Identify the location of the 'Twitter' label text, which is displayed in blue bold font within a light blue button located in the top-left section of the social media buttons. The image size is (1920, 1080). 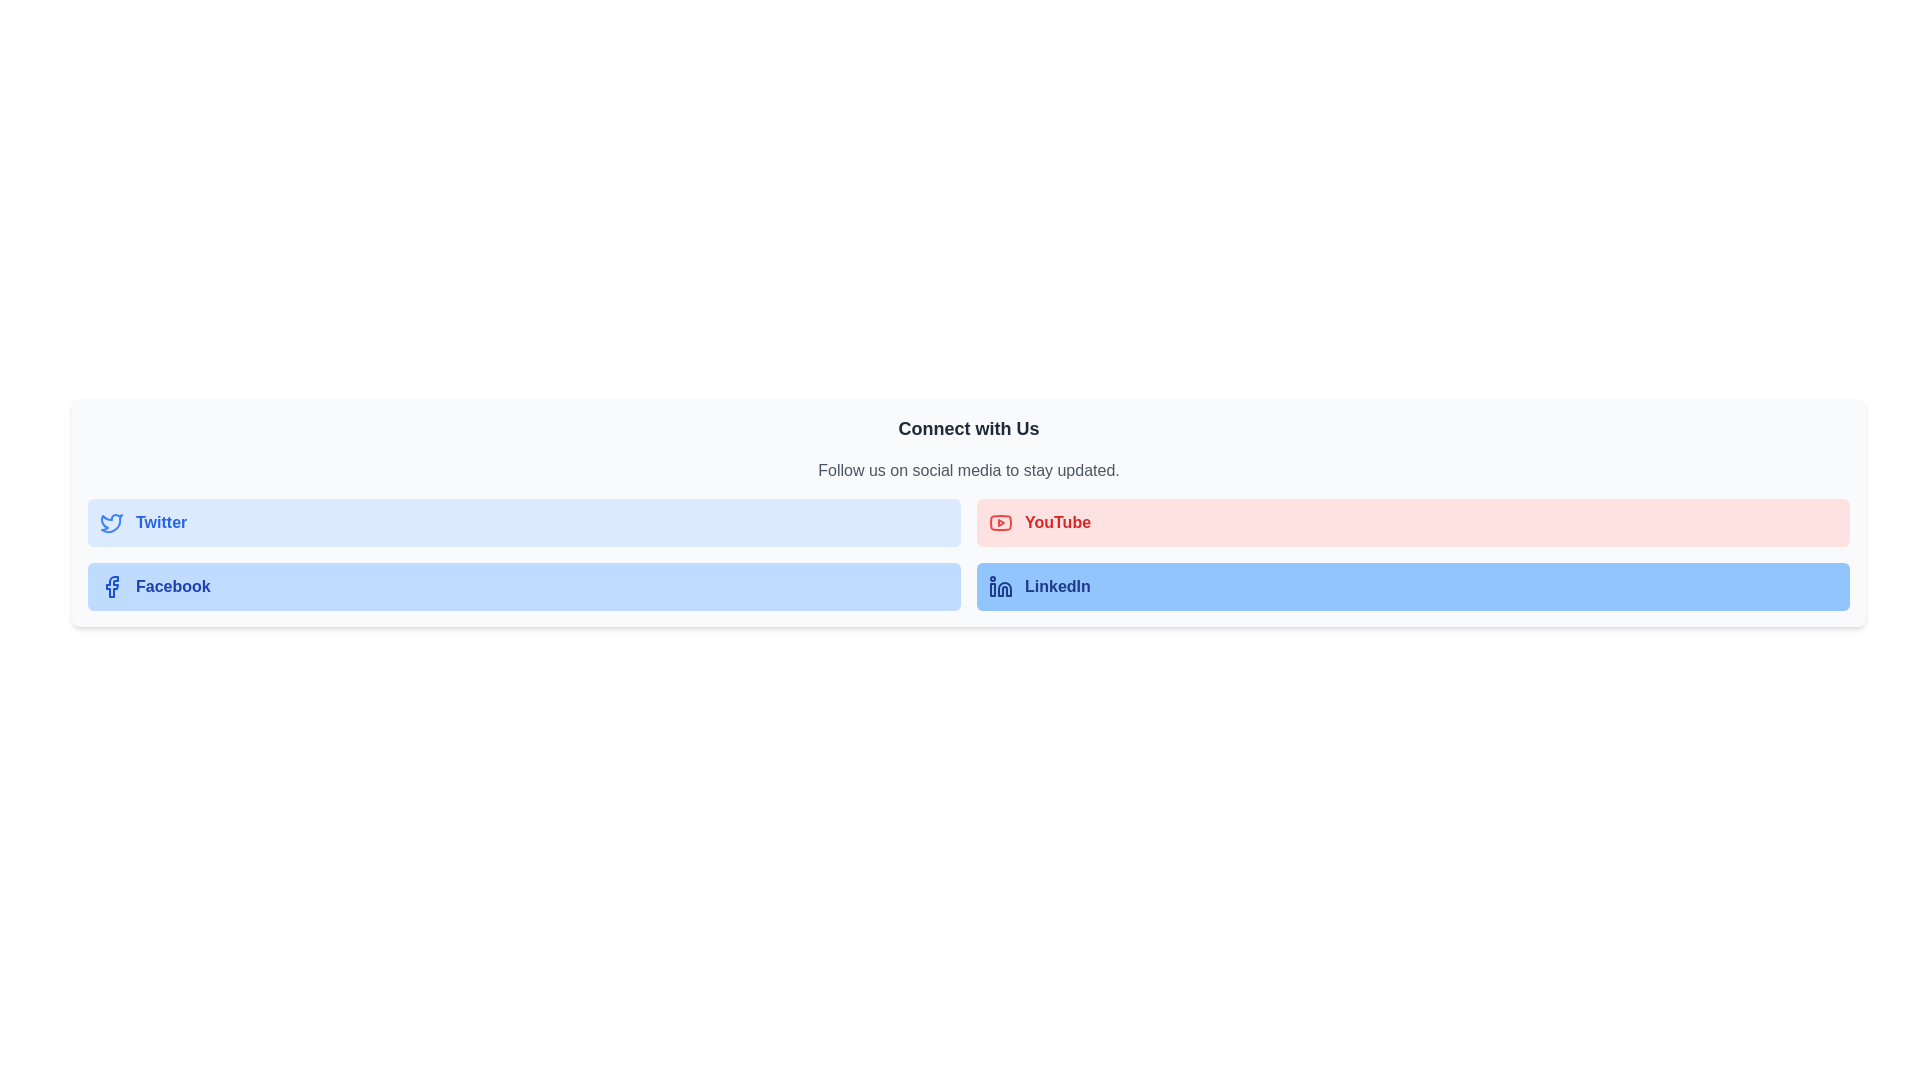
(161, 522).